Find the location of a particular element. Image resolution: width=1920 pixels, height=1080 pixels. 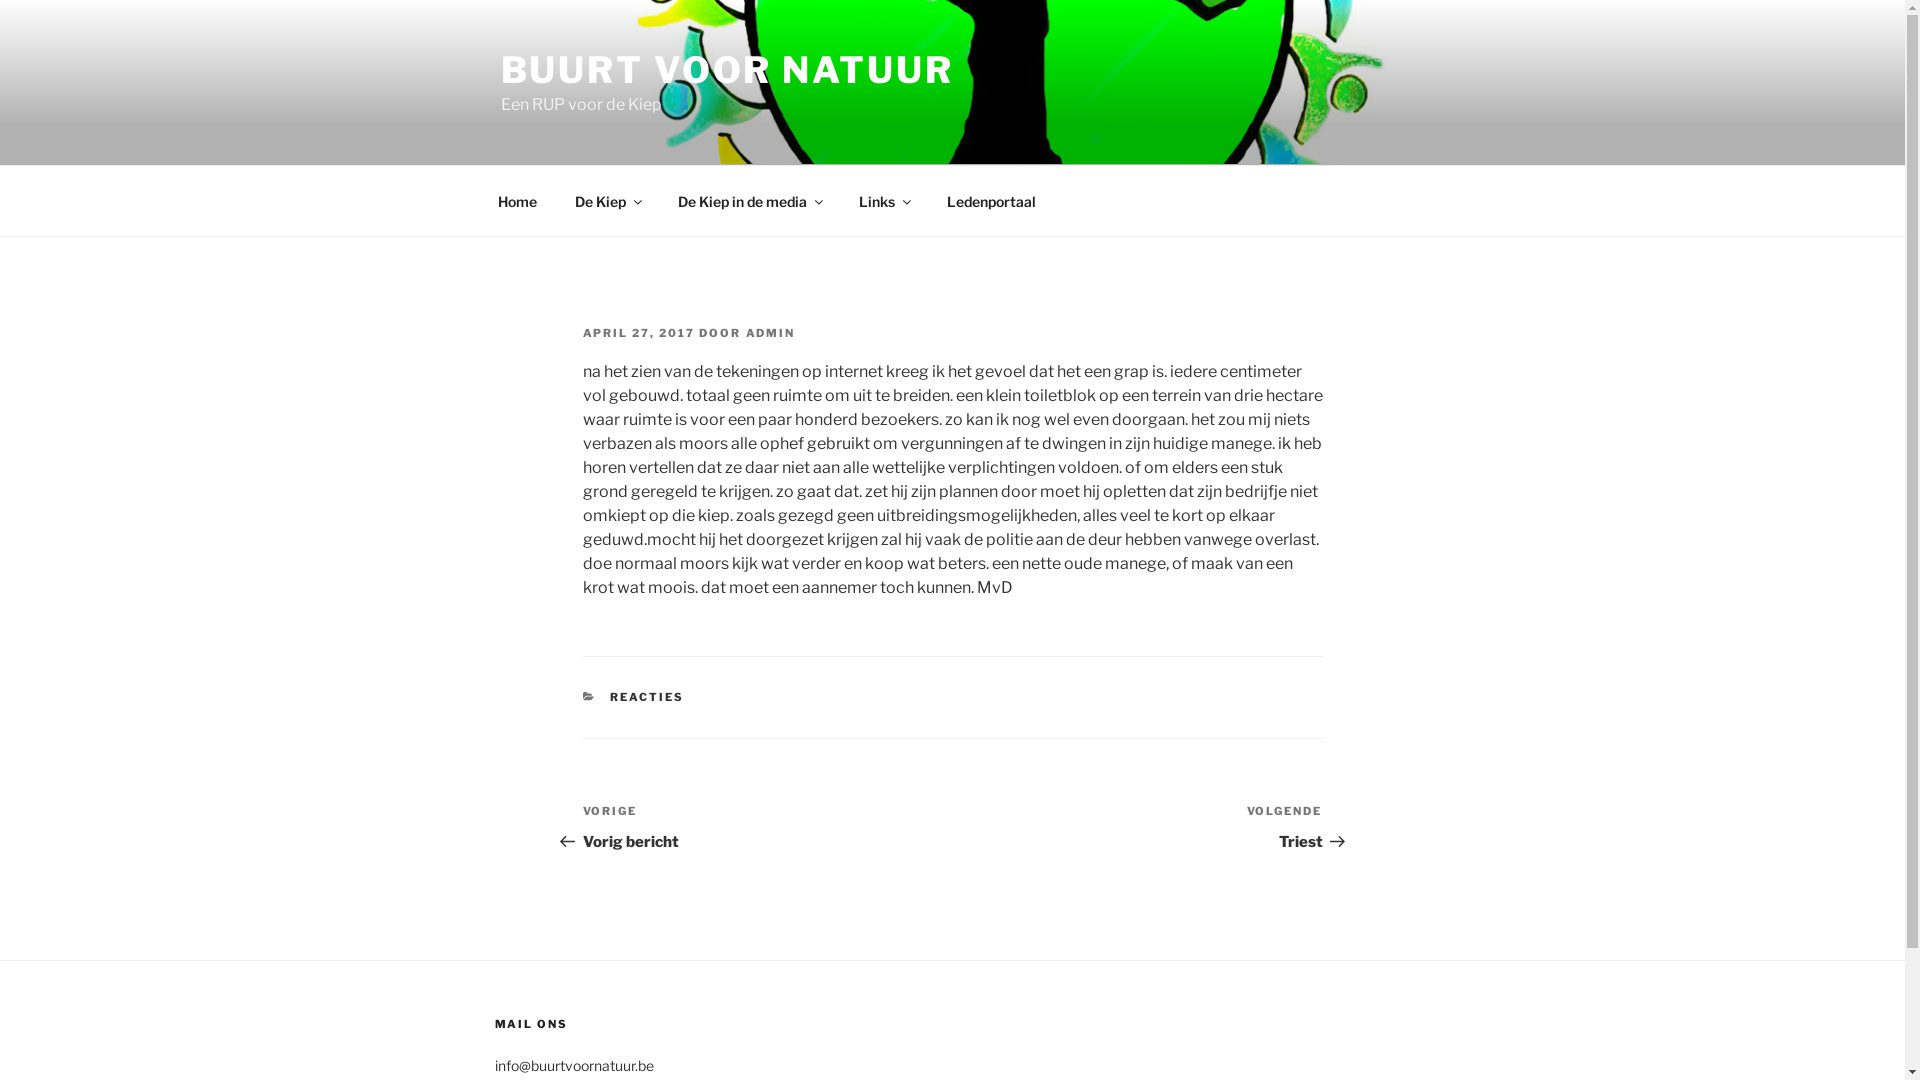

'Home' is located at coordinates (517, 200).